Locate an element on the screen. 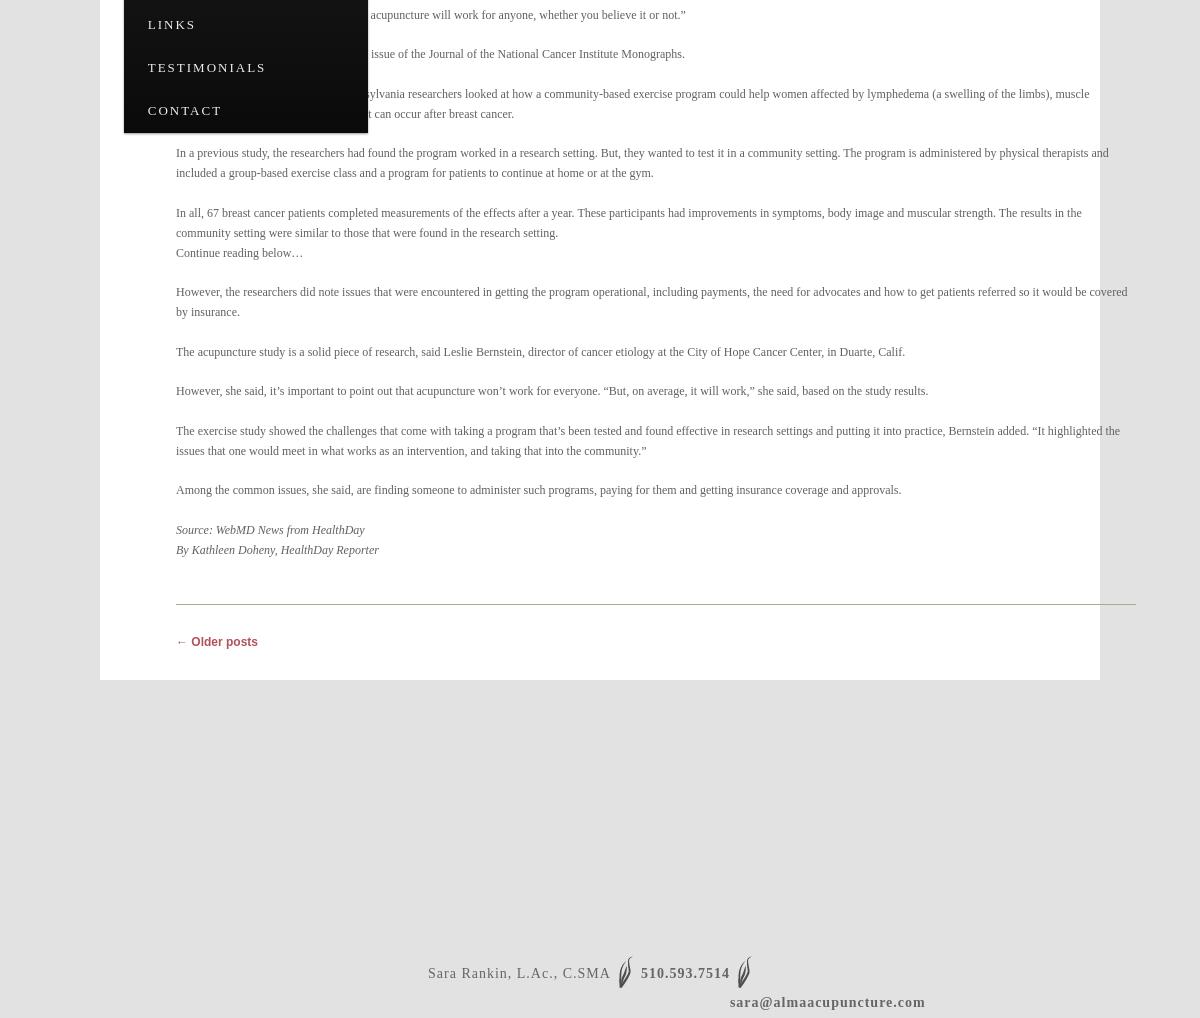 Image resolution: width=1200 pixels, height=1018 pixels. 'In a previous study, the researchers had found the program worked in a research setting. But, they wanted to test it in a community setting. The program is administered by physical therapists and included a group-based exercise class and a program for patients to continue at home or at the gym.' is located at coordinates (642, 162).